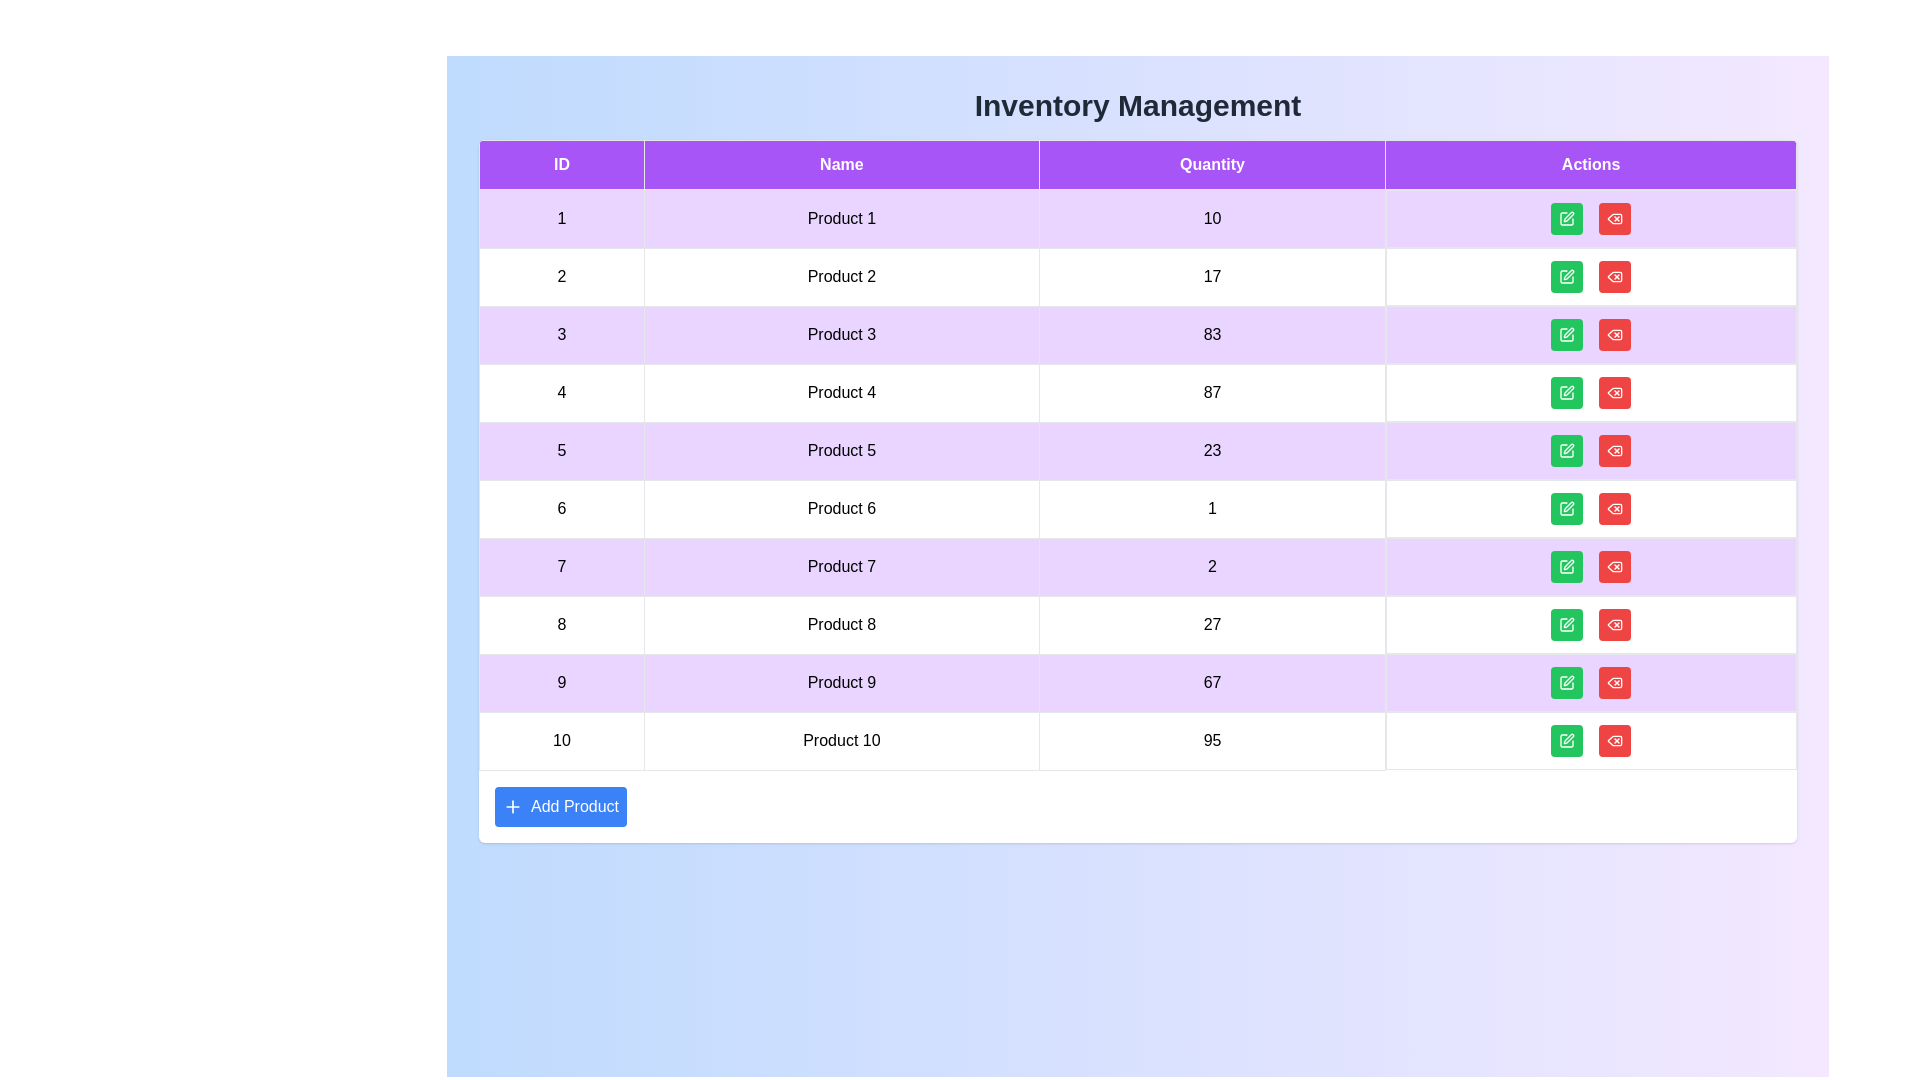  Describe the element at coordinates (1212, 164) in the screenshot. I see `the header of the column Quantity to sort the table by that column` at that location.